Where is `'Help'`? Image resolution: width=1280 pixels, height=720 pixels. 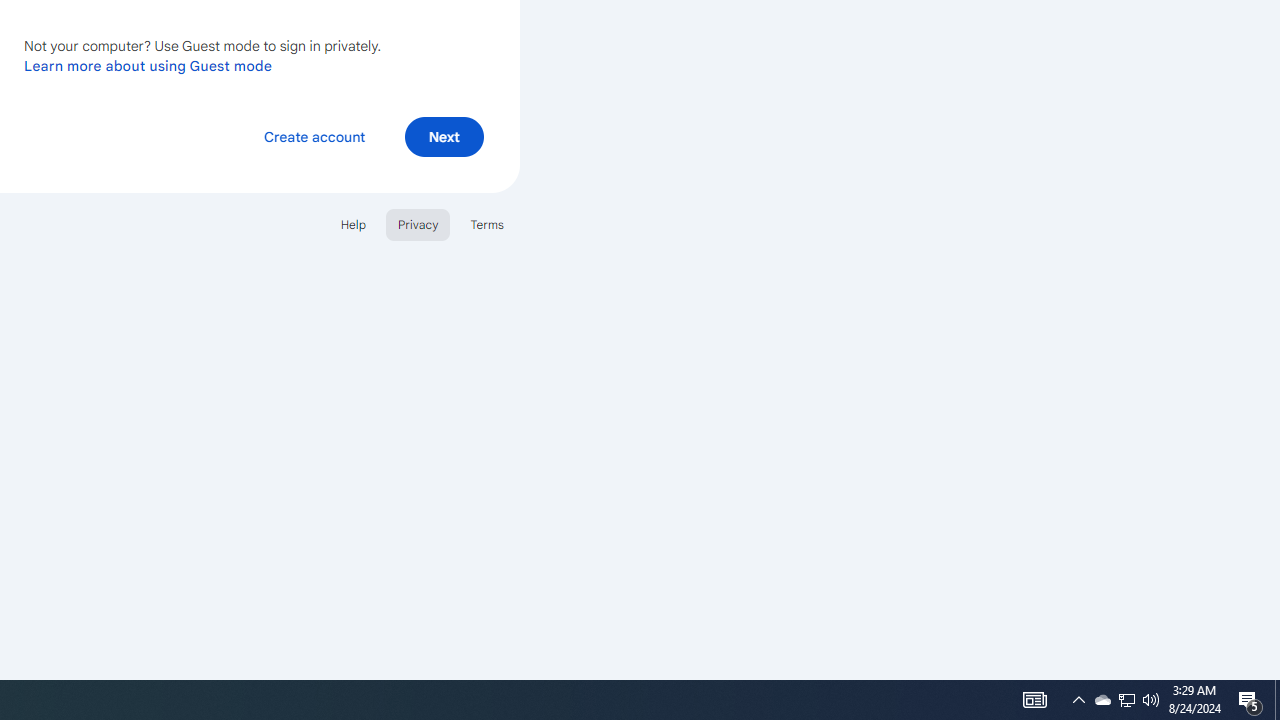 'Help' is located at coordinates (352, 224).